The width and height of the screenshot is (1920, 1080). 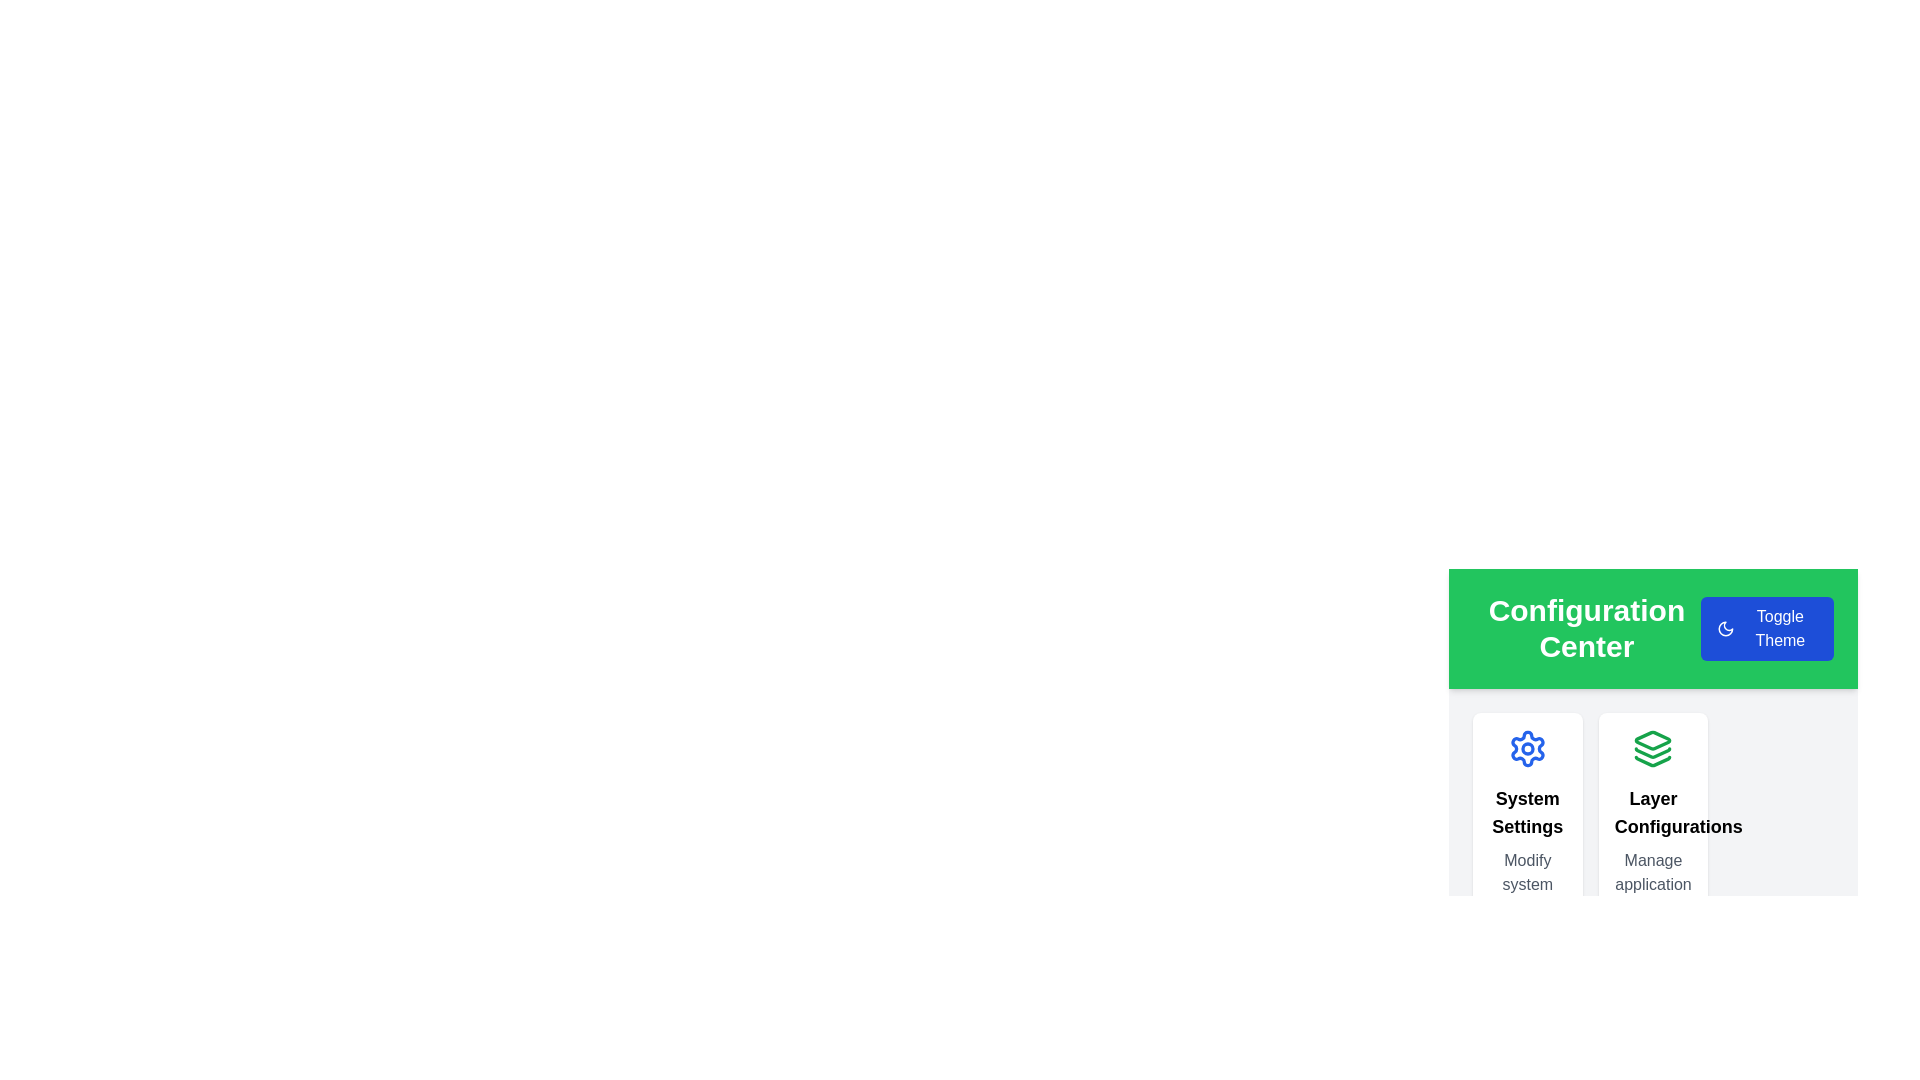 I want to click on the header bar titled 'Configuration Center' which includes a toggle button for changing the theme, so click(x=1653, y=627).